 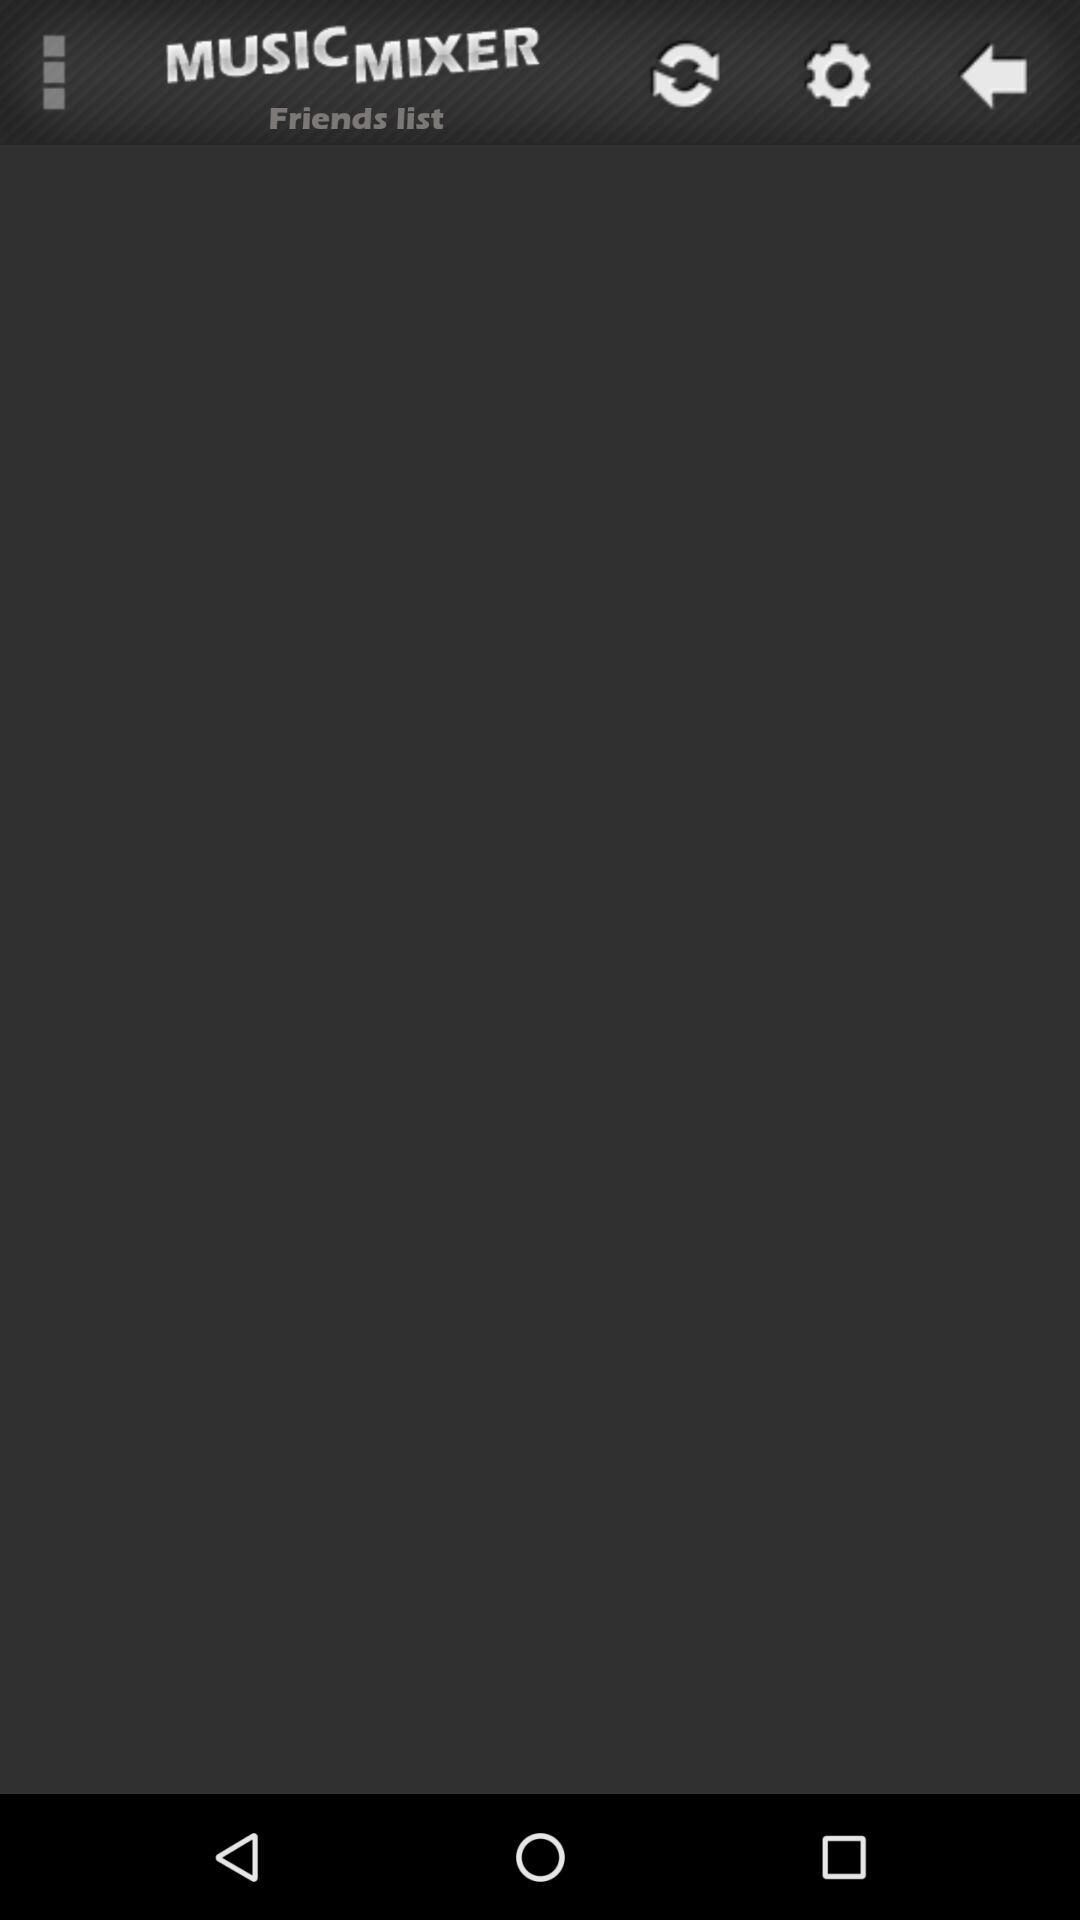 I want to click on settings, so click(x=835, y=72).